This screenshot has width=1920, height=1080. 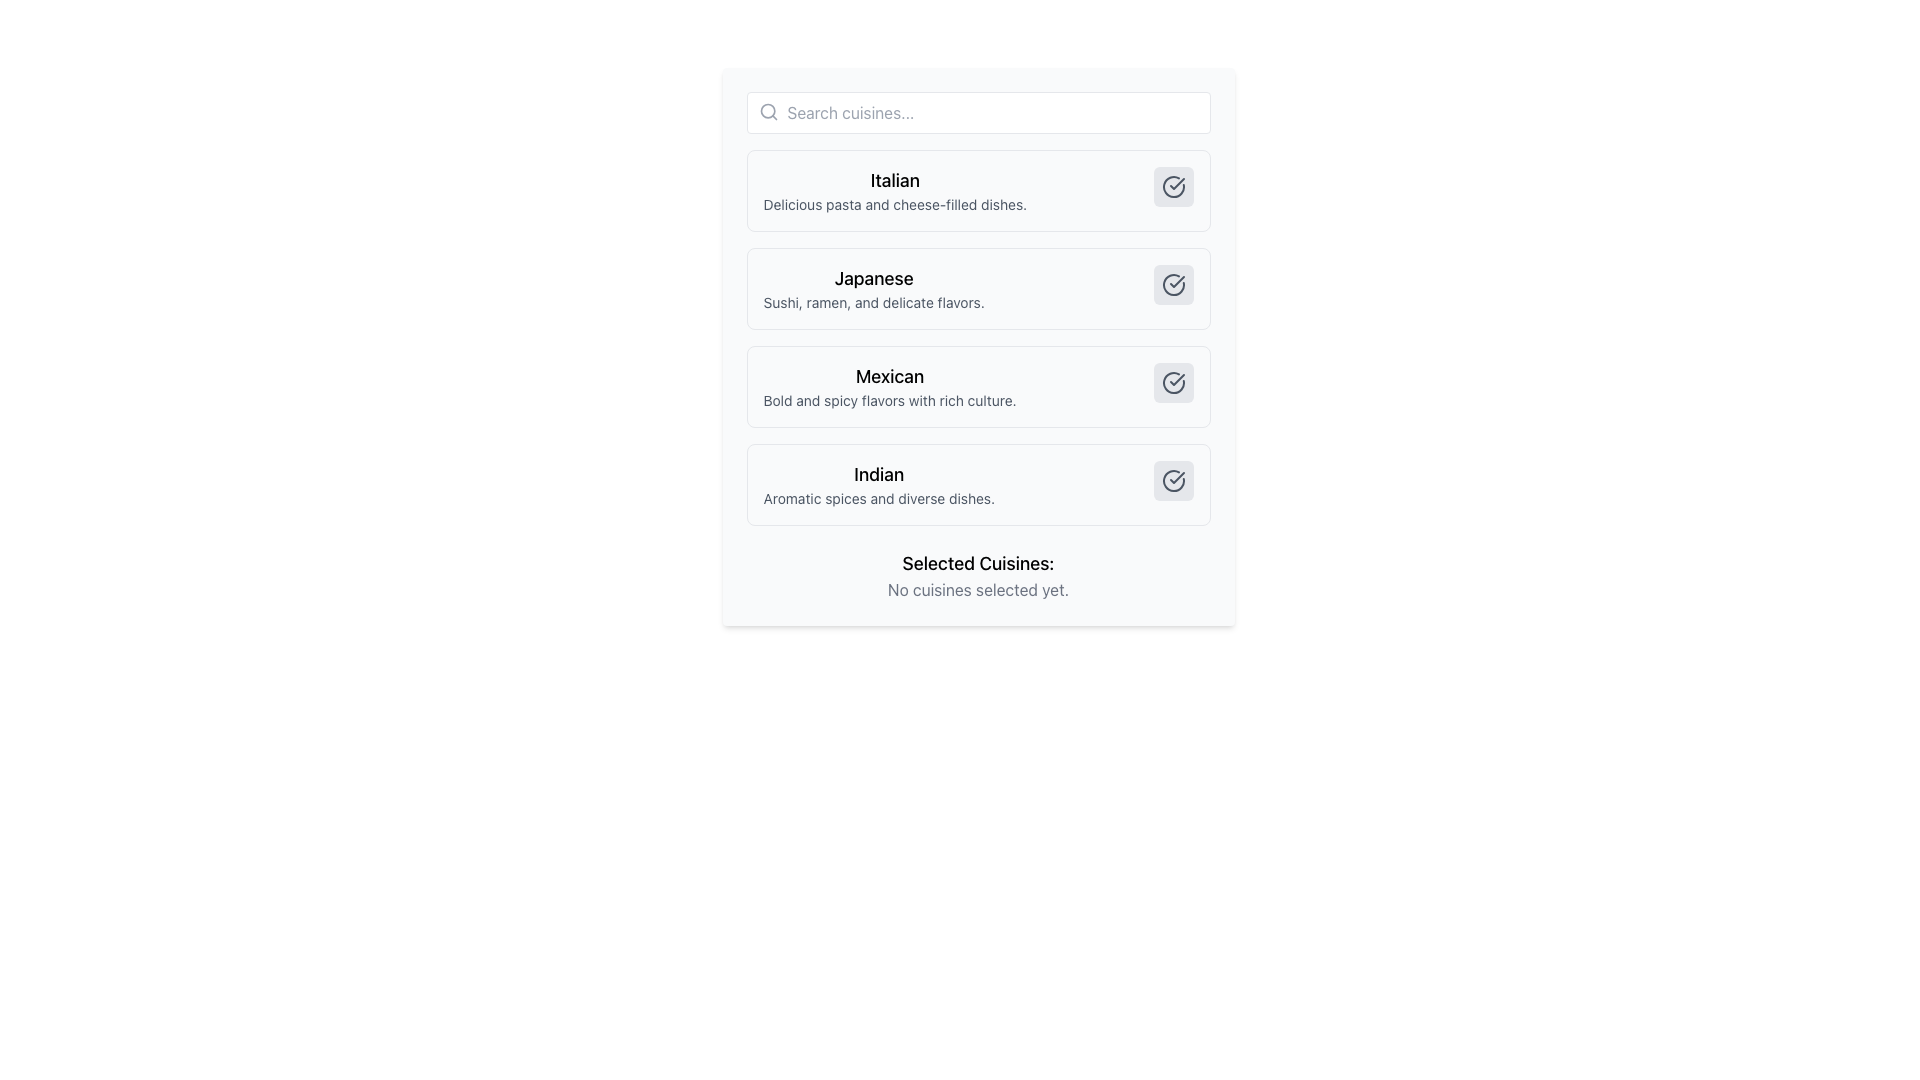 What do you see at coordinates (894, 204) in the screenshot?
I see `supplementary information label for the cuisine category 'Italian' located beneath the title 'Italian' in the selection box` at bounding box center [894, 204].